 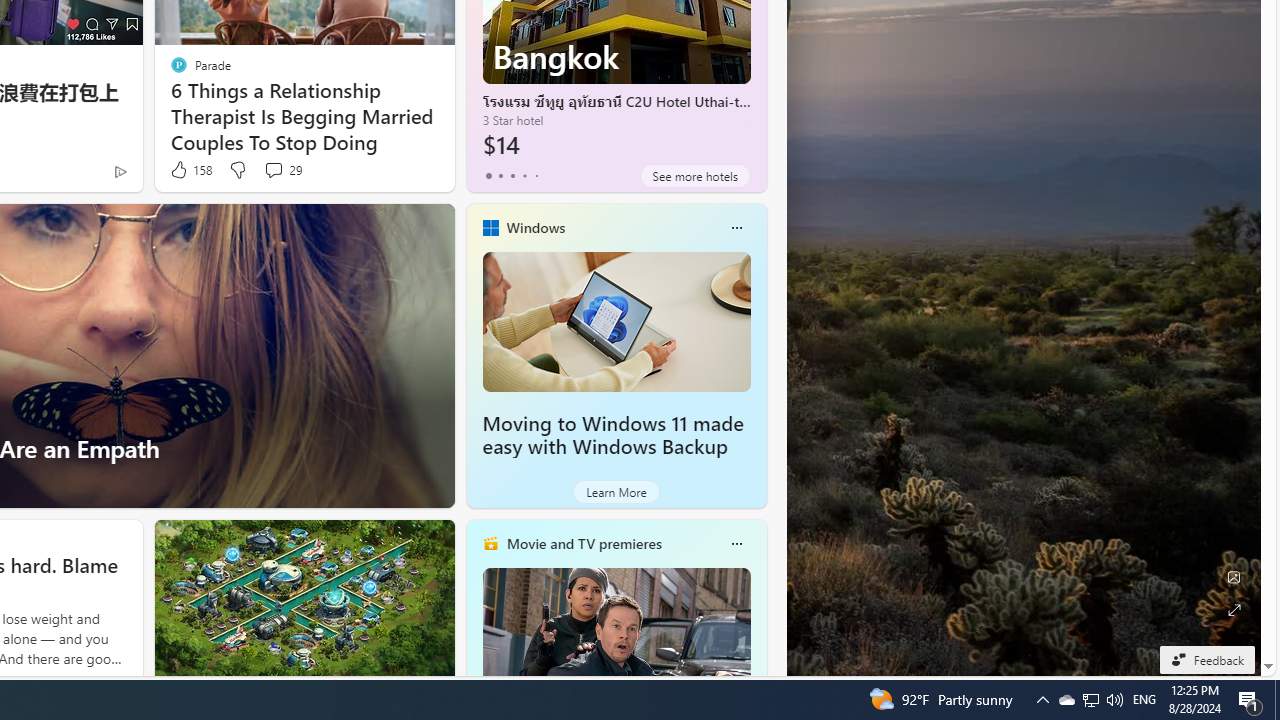 What do you see at coordinates (536, 175) in the screenshot?
I see `'tab-4'` at bounding box center [536, 175].